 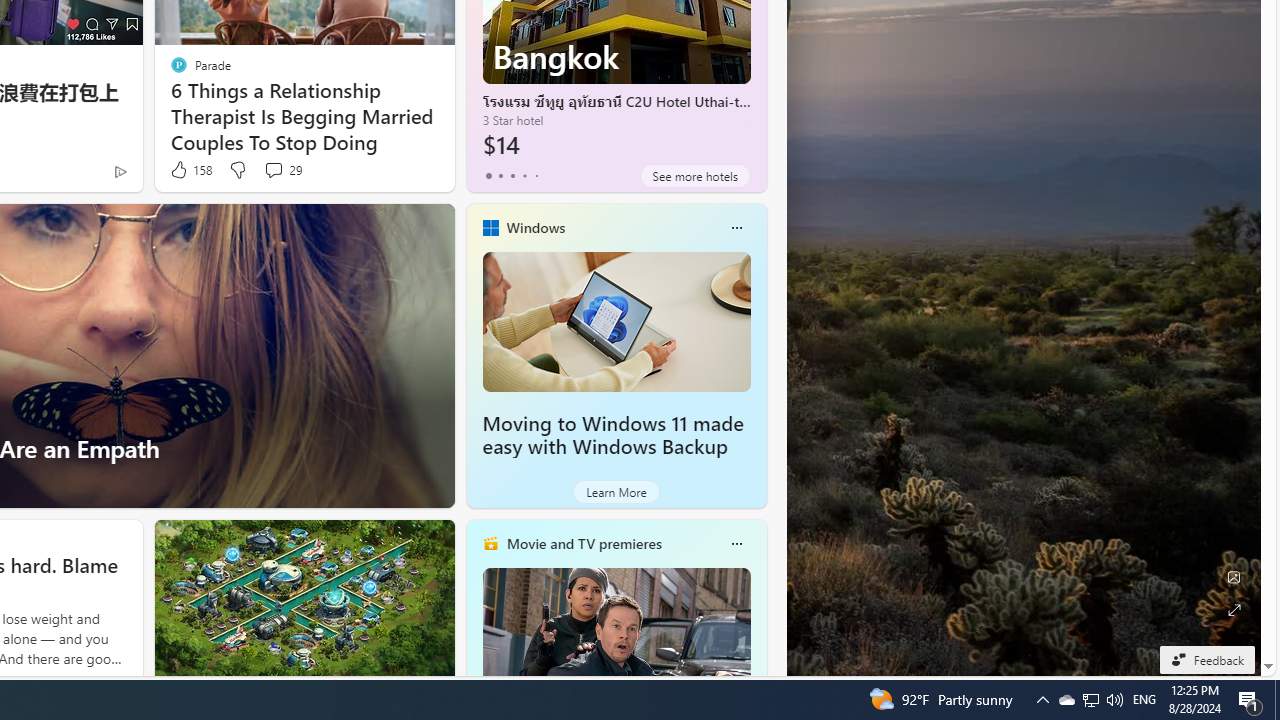 What do you see at coordinates (536, 175) in the screenshot?
I see `'tab-4'` at bounding box center [536, 175].